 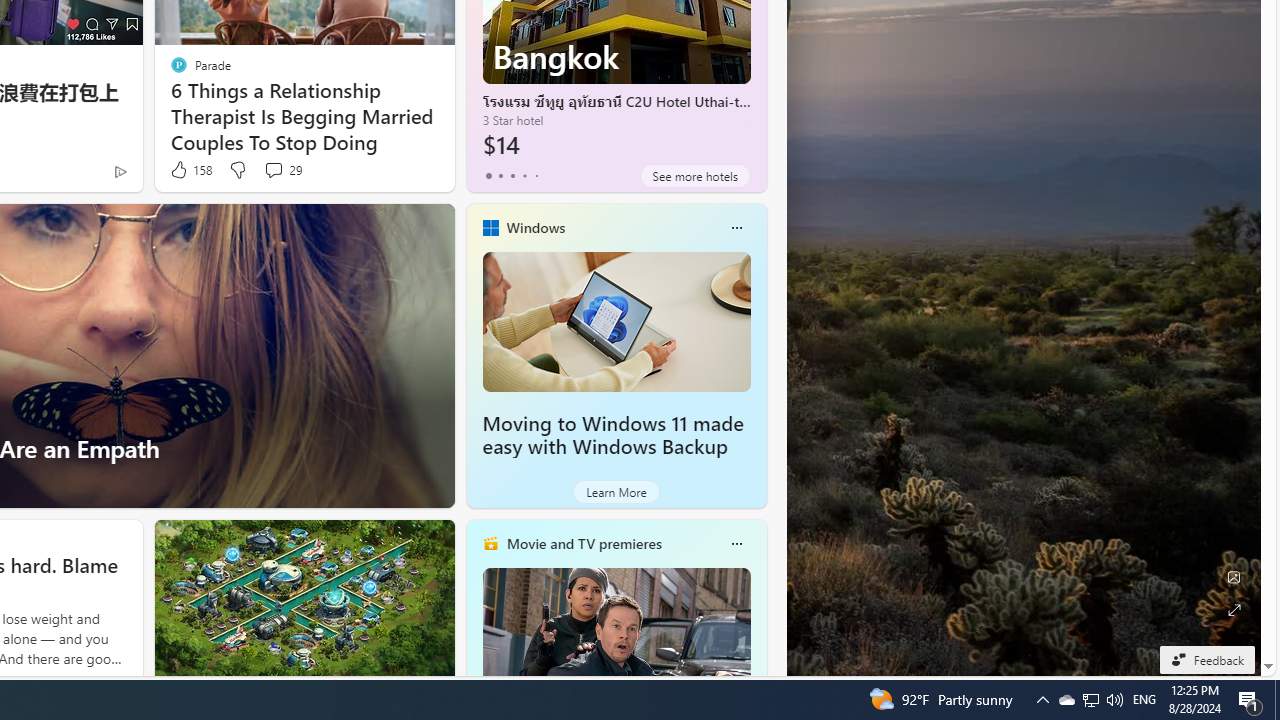 What do you see at coordinates (536, 175) in the screenshot?
I see `'tab-4'` at bounding box center [536, 175].